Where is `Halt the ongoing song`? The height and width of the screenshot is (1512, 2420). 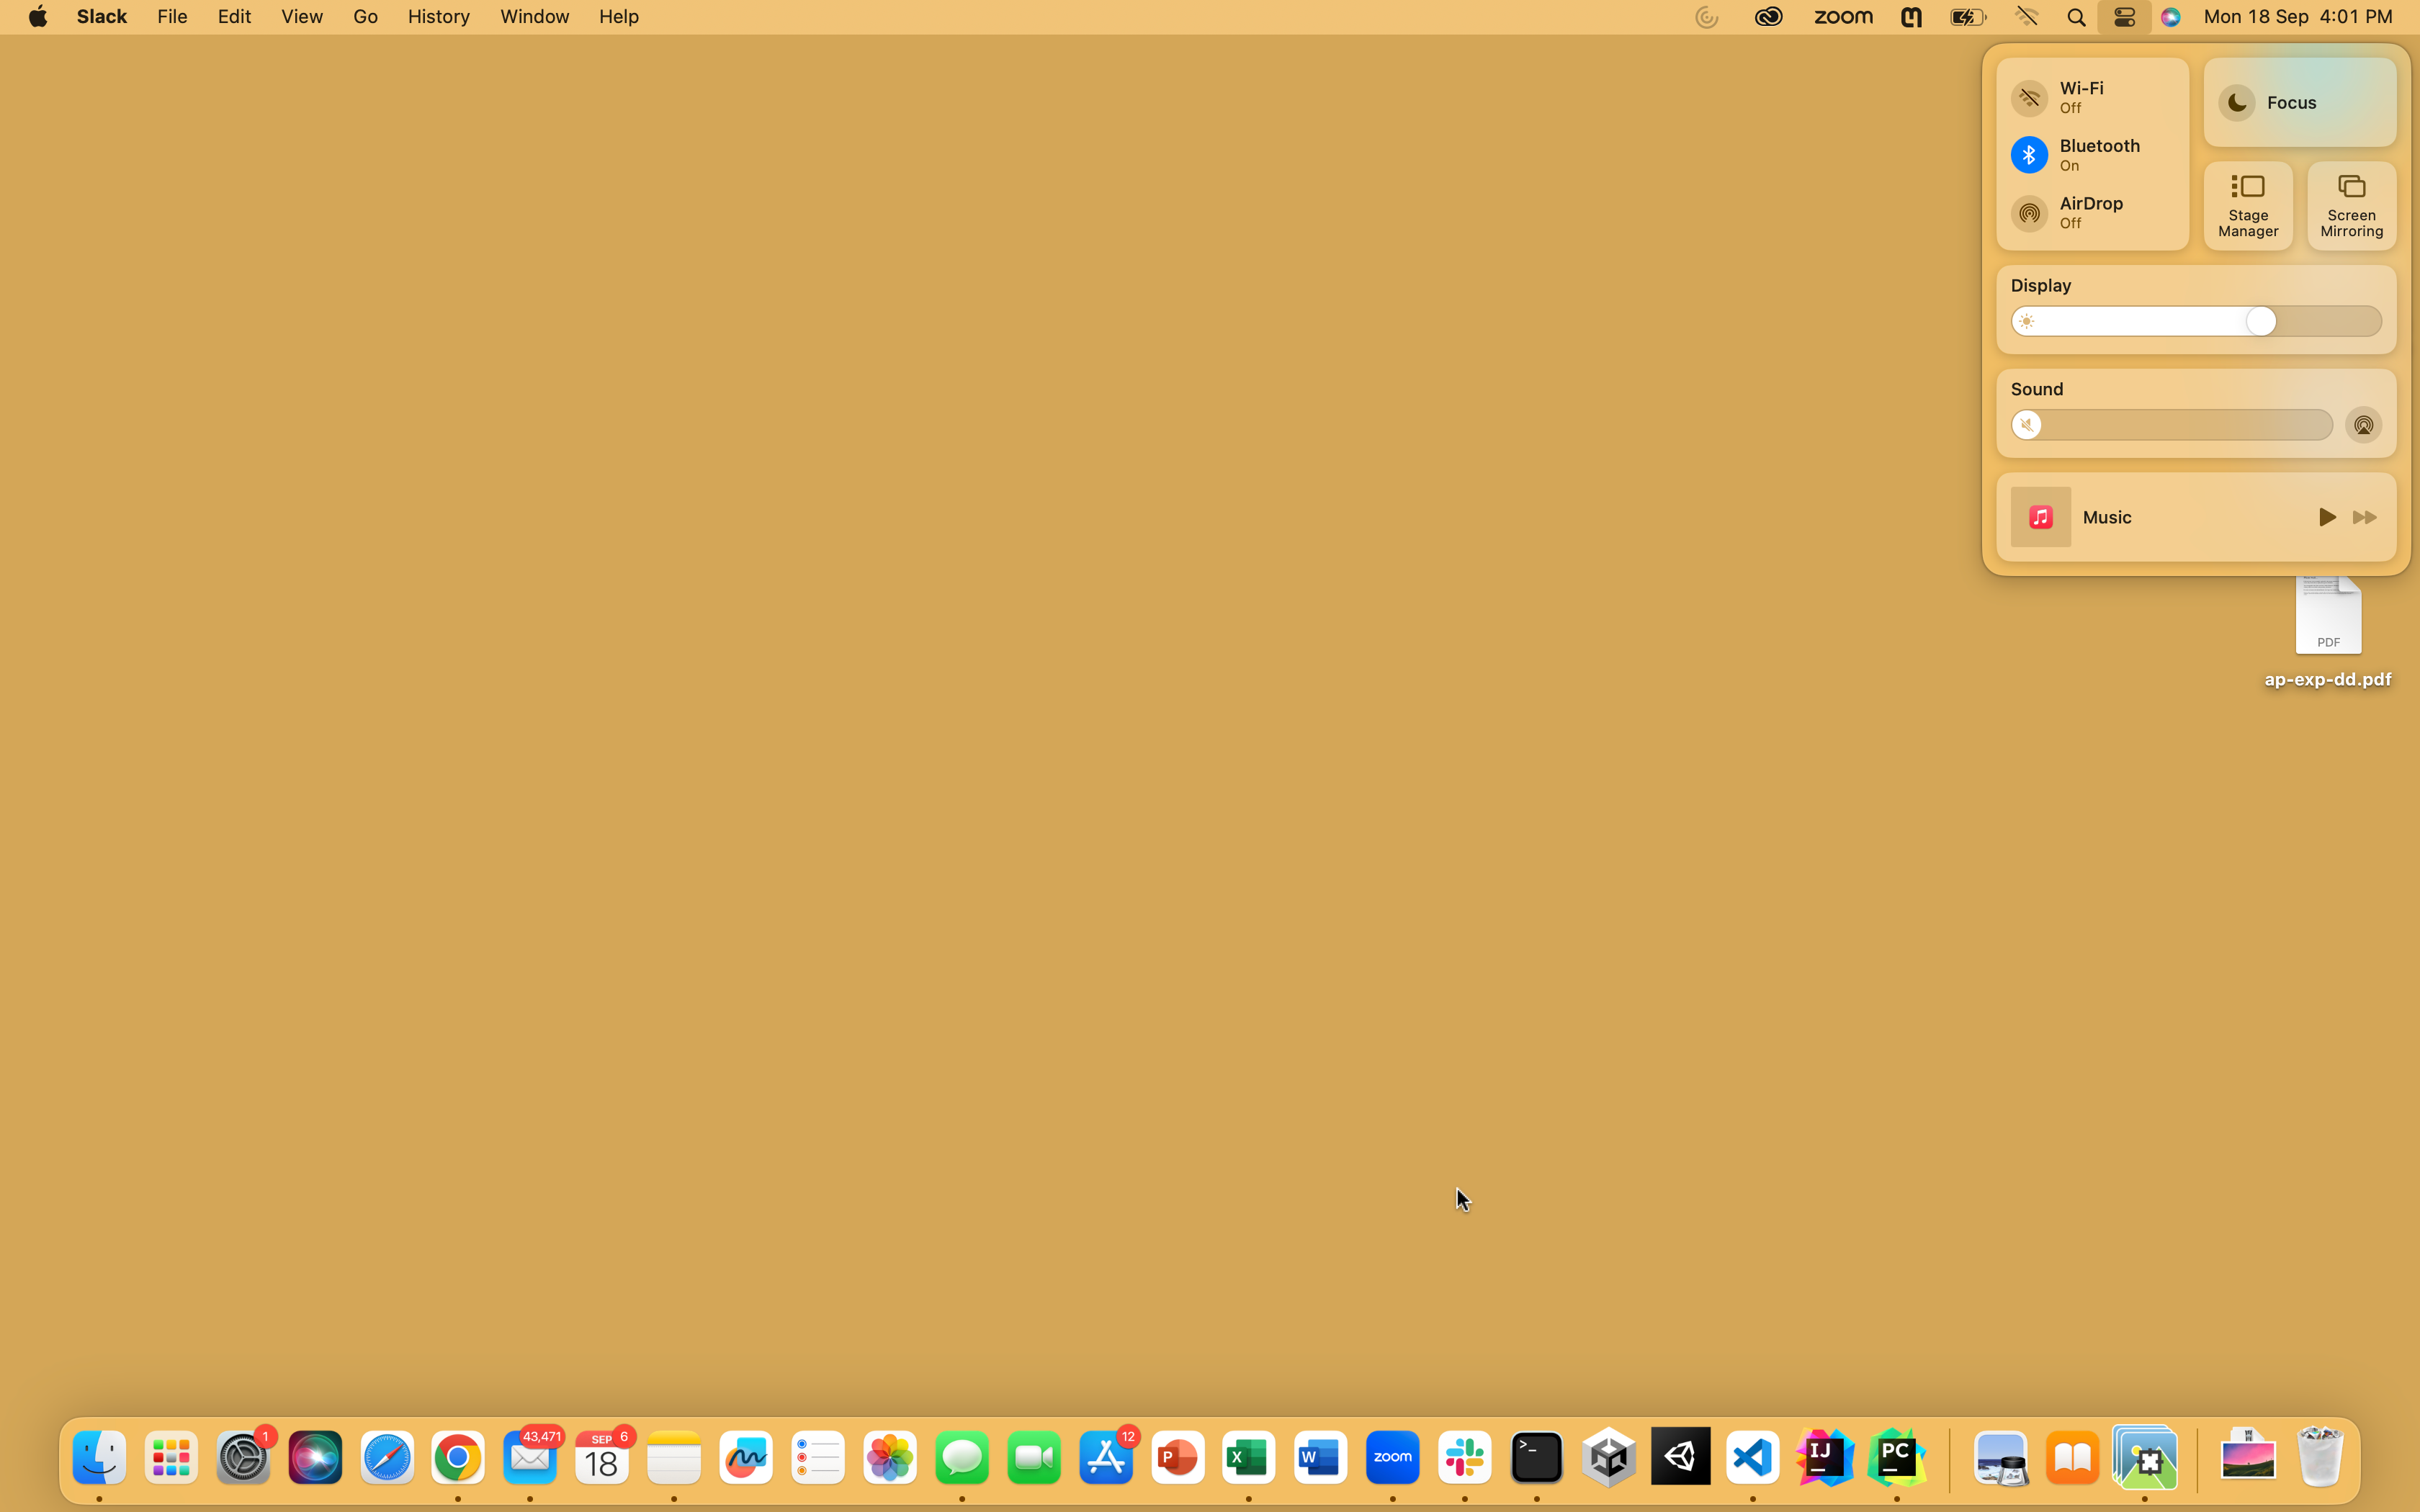
Halt the ongoing song is located at coordinates (2323, 515).